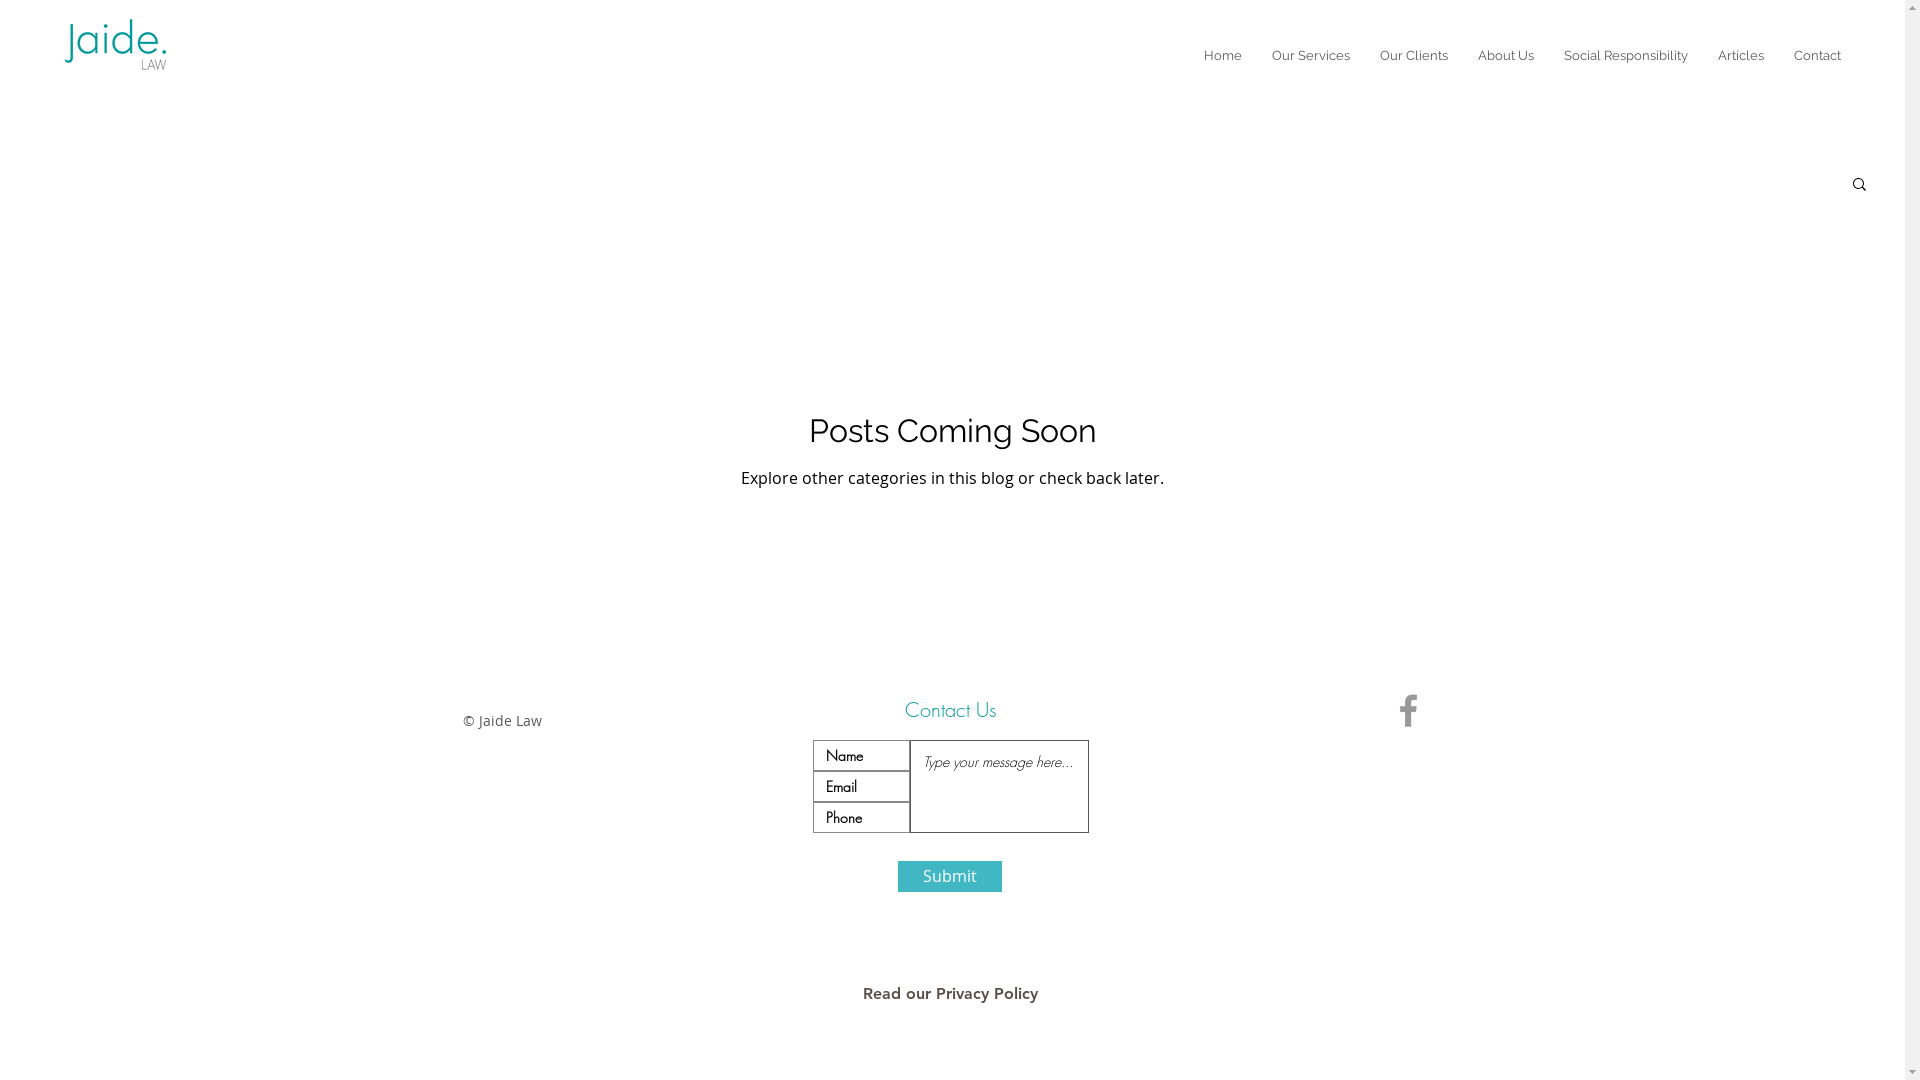 Image resolution: width=1920 pixels, height=1080 pixels. What do you see at coordinates (1310, 54) in the screenshot?
I see `'Our Services'` at bounding box center [1310, 54].